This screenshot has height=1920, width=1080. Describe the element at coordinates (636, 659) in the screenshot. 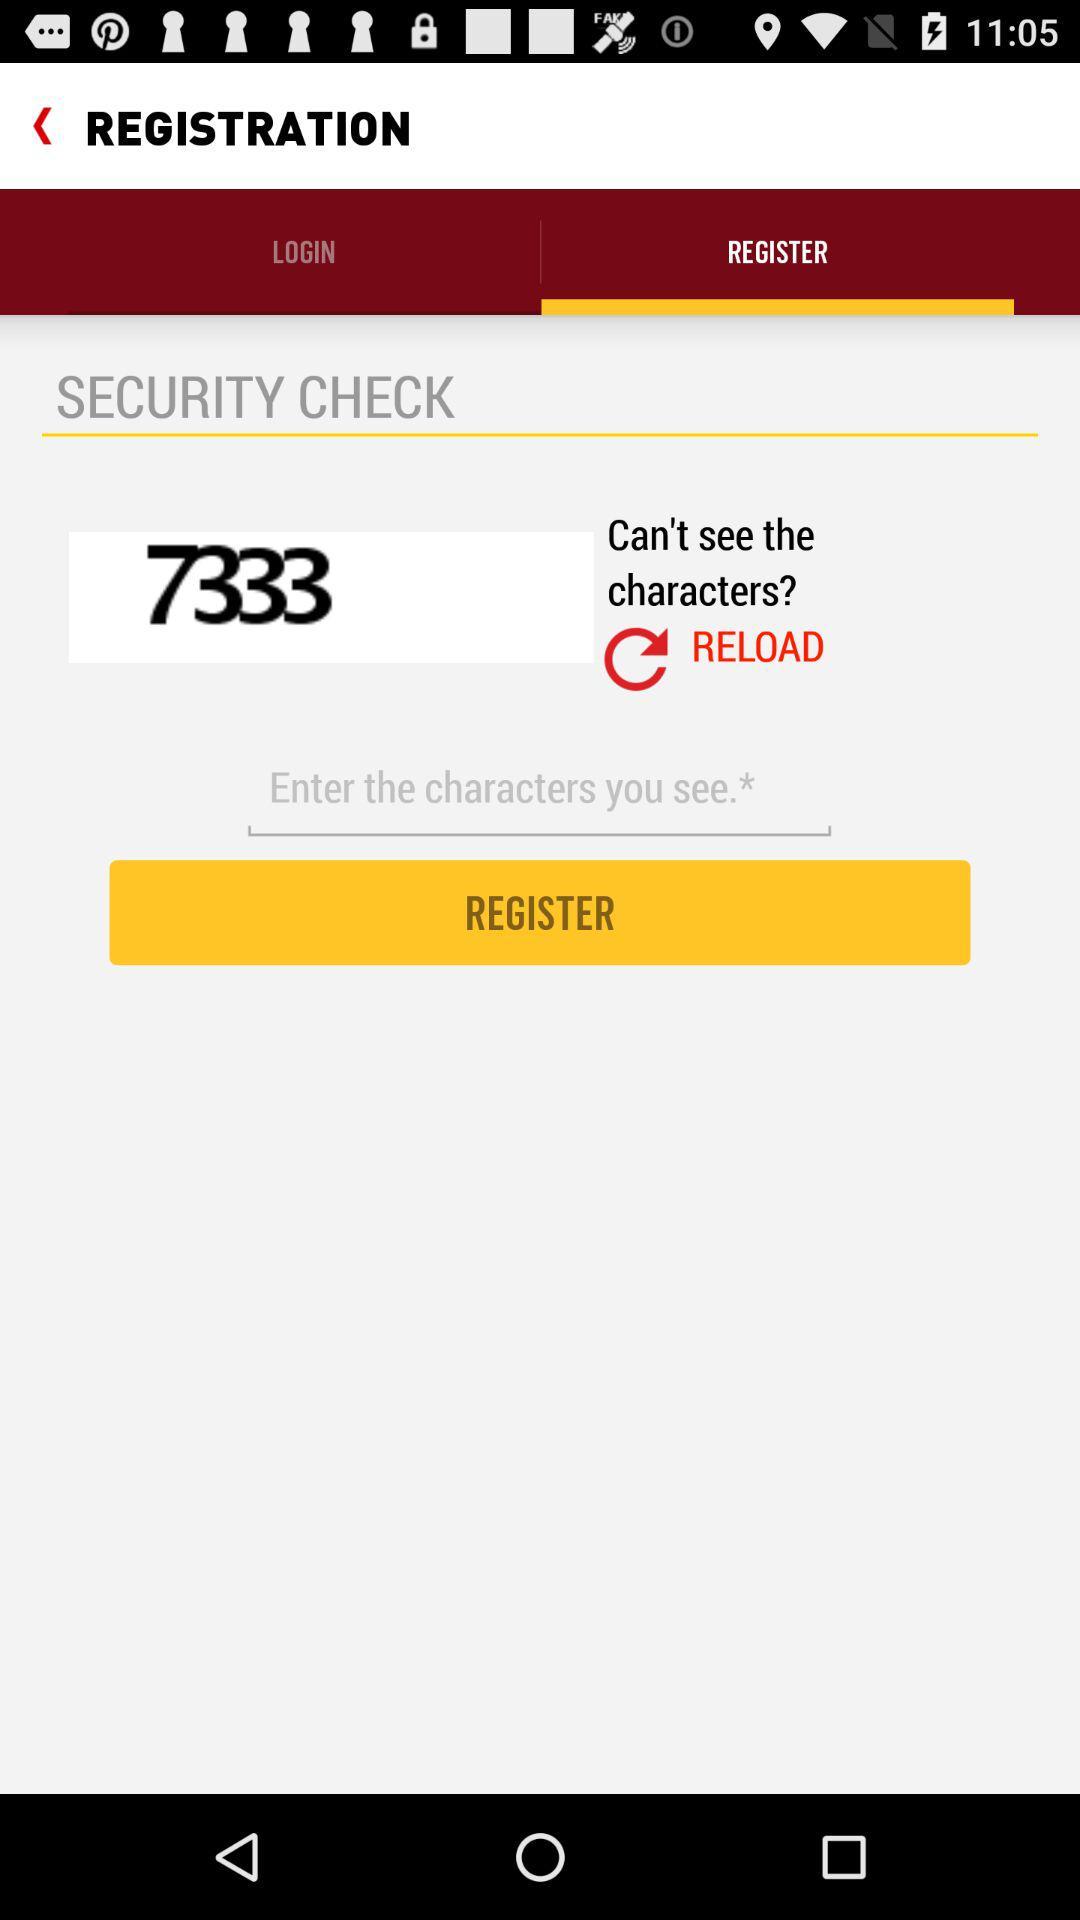

I see `icon next to reload item` at that location.